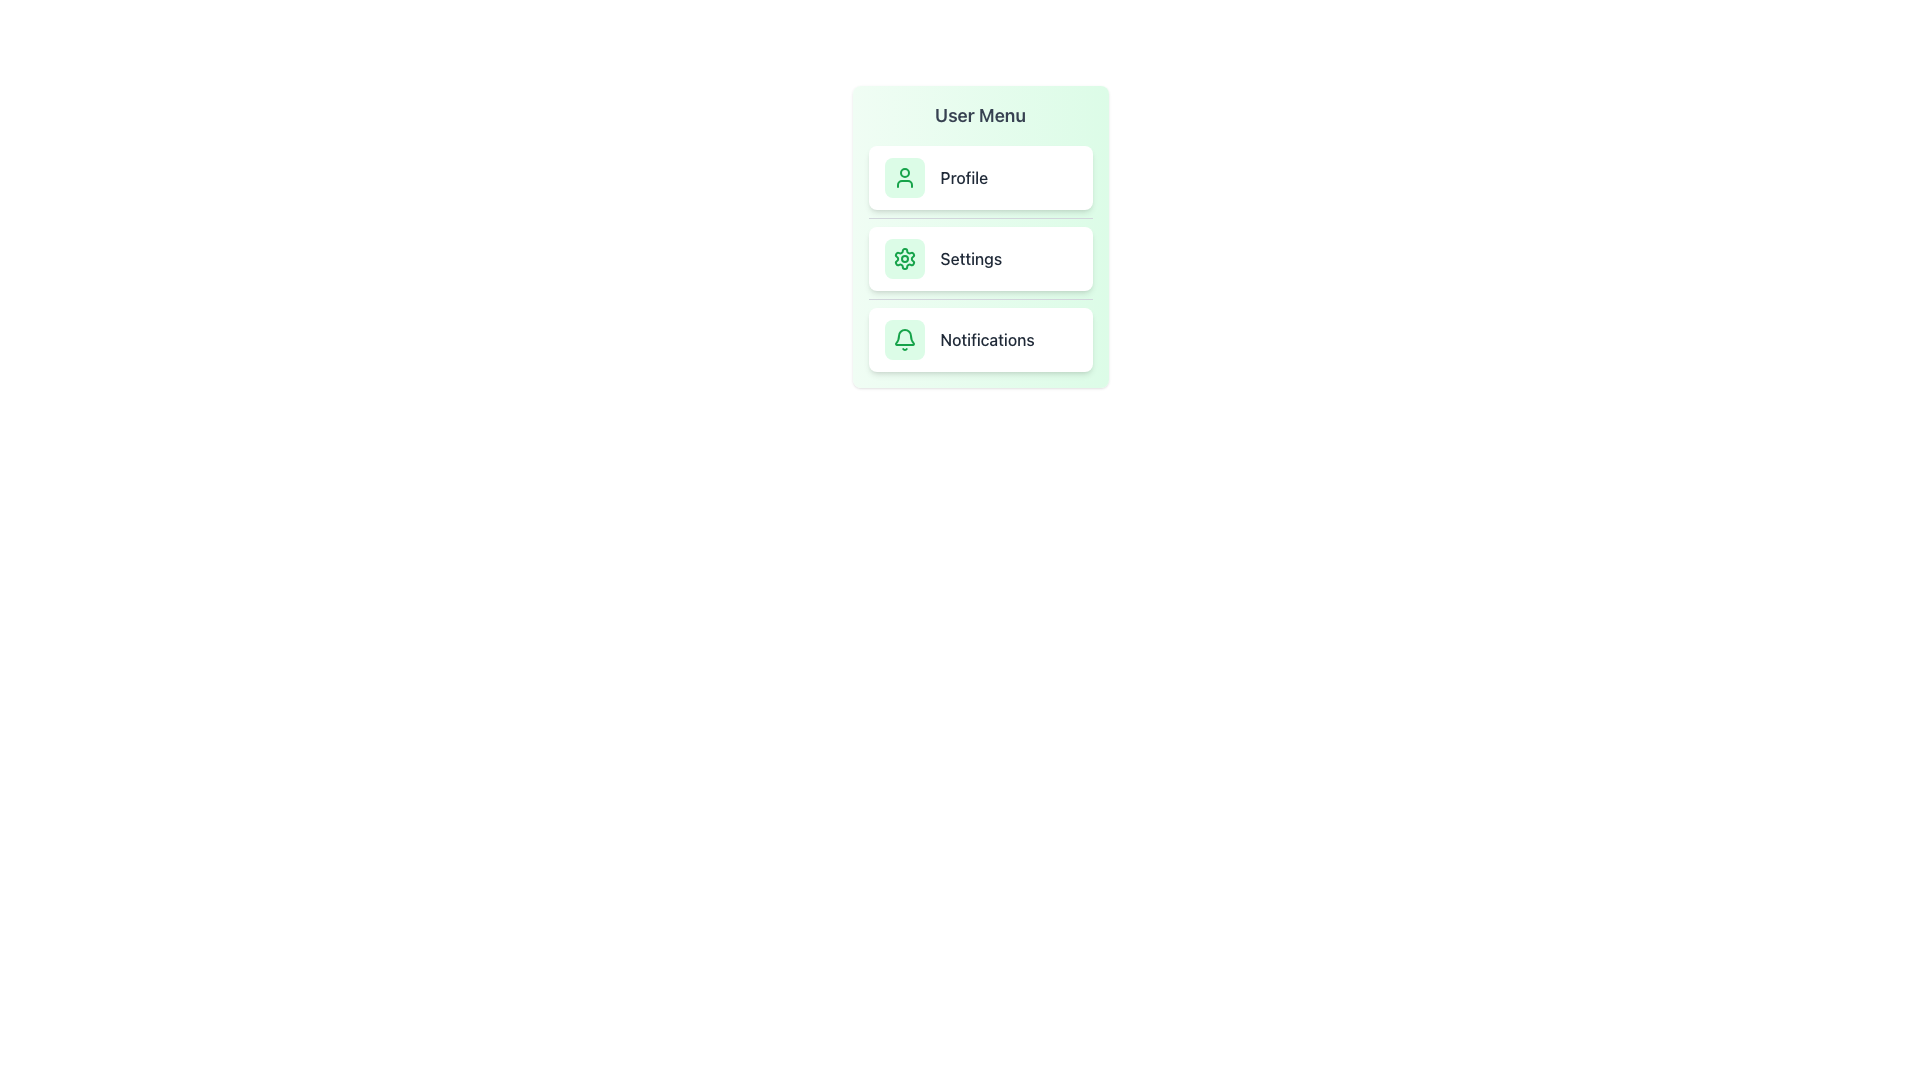  What do you see at coordinates (964, 176) in the screenshot?
I see `the text of the label indicating the action or destination associated with the user profile button` at bounding box center [964, 176].